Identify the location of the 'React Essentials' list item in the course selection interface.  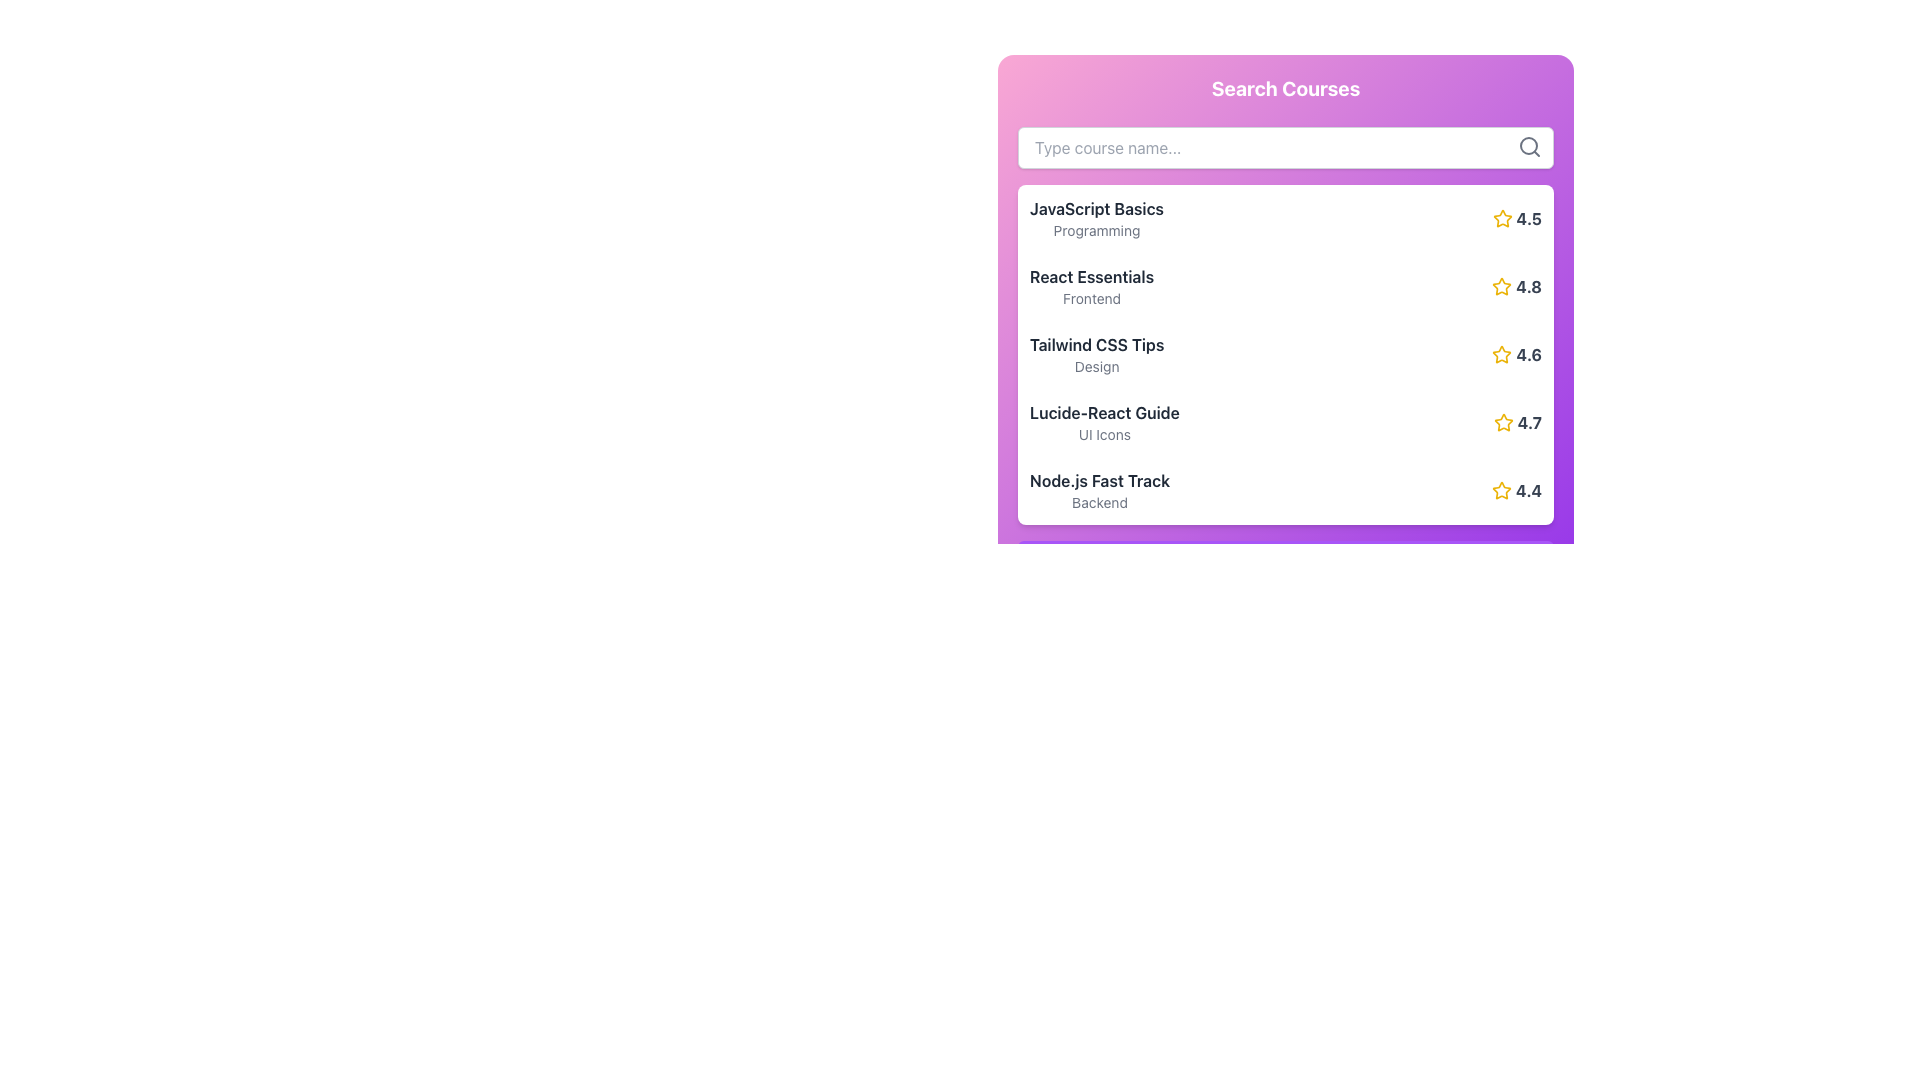
(1286, 286).